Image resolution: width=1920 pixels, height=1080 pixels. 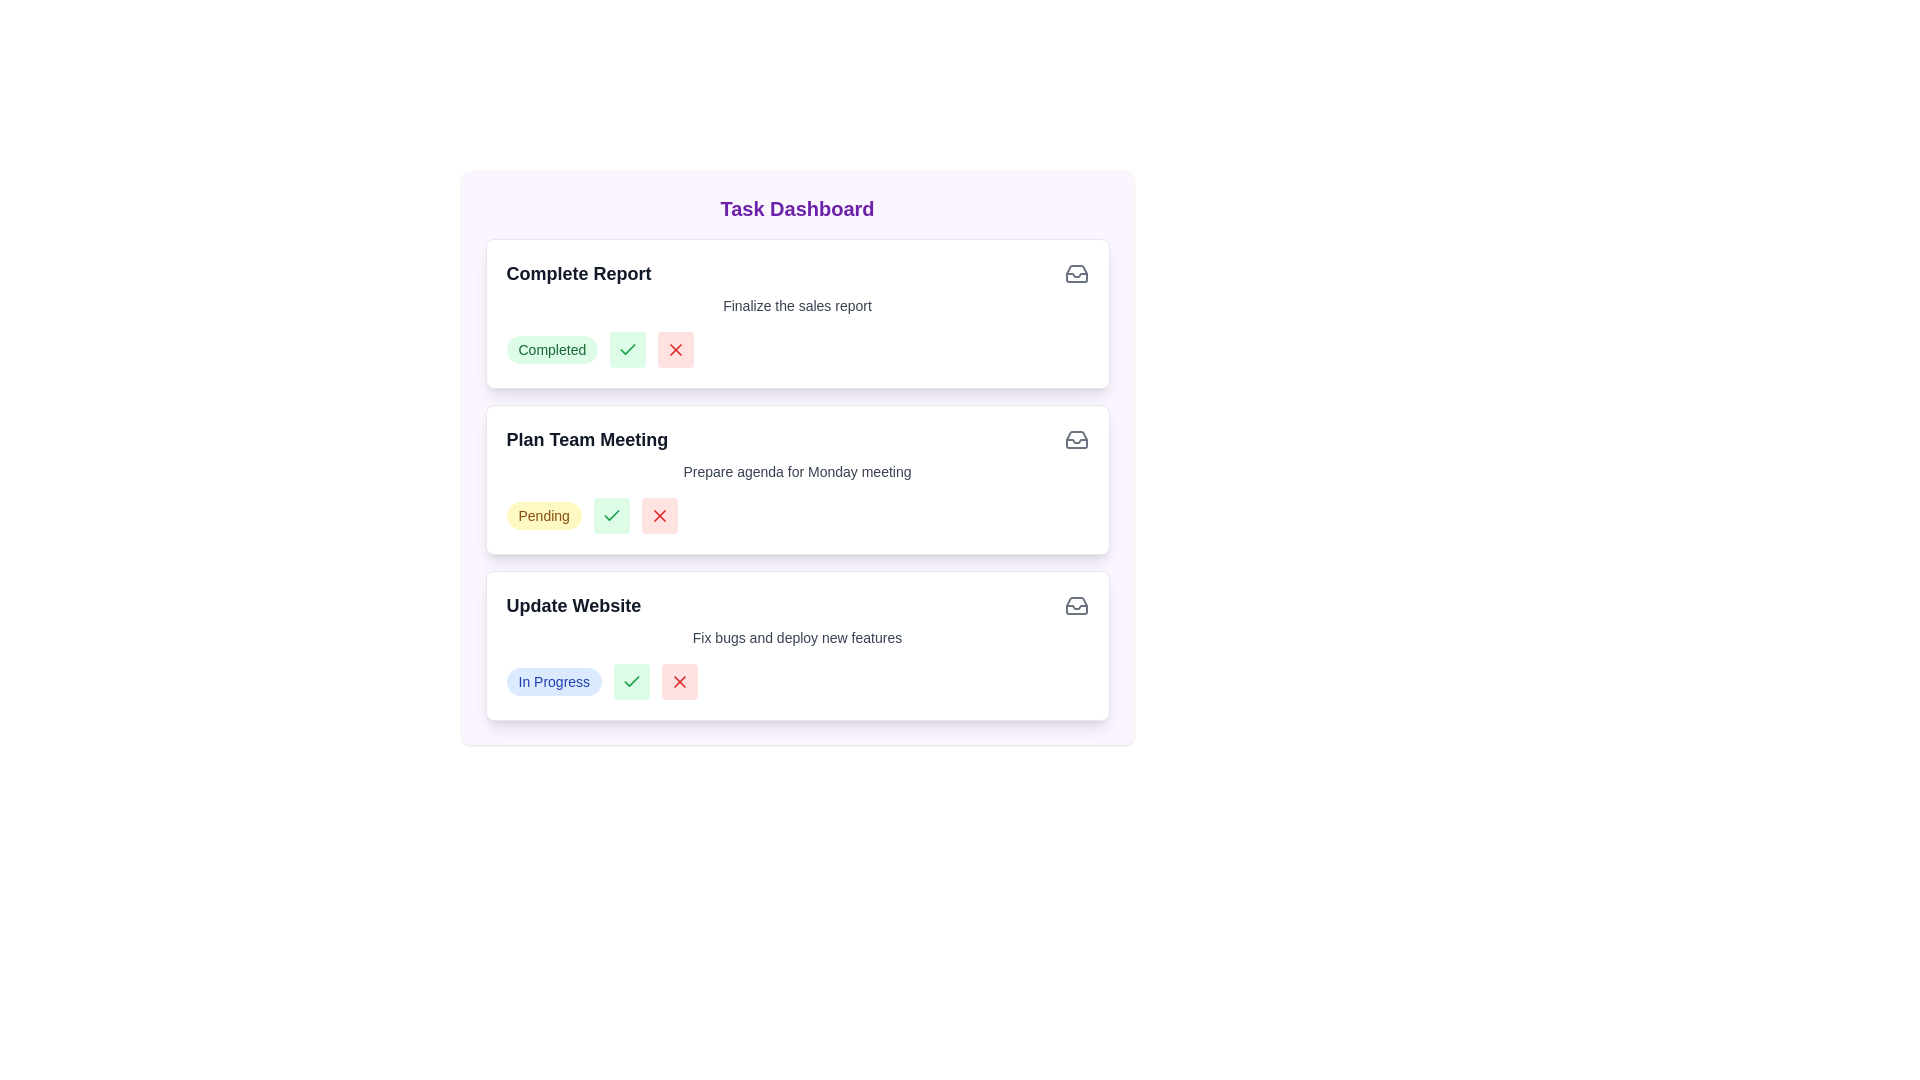 I want to click on 'Completed' button for the task titled Plan Team Meeting, so click(x=610, y=515).